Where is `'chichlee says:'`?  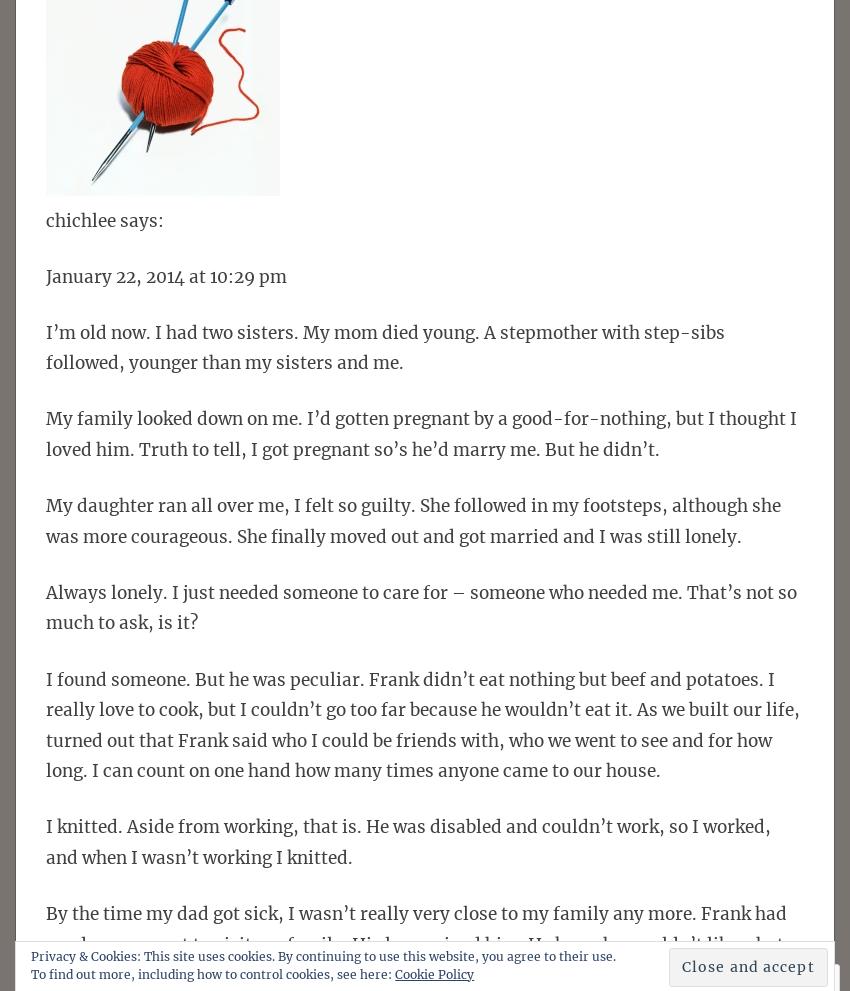 'chichlee says:' is located at coordinates (103, 219).